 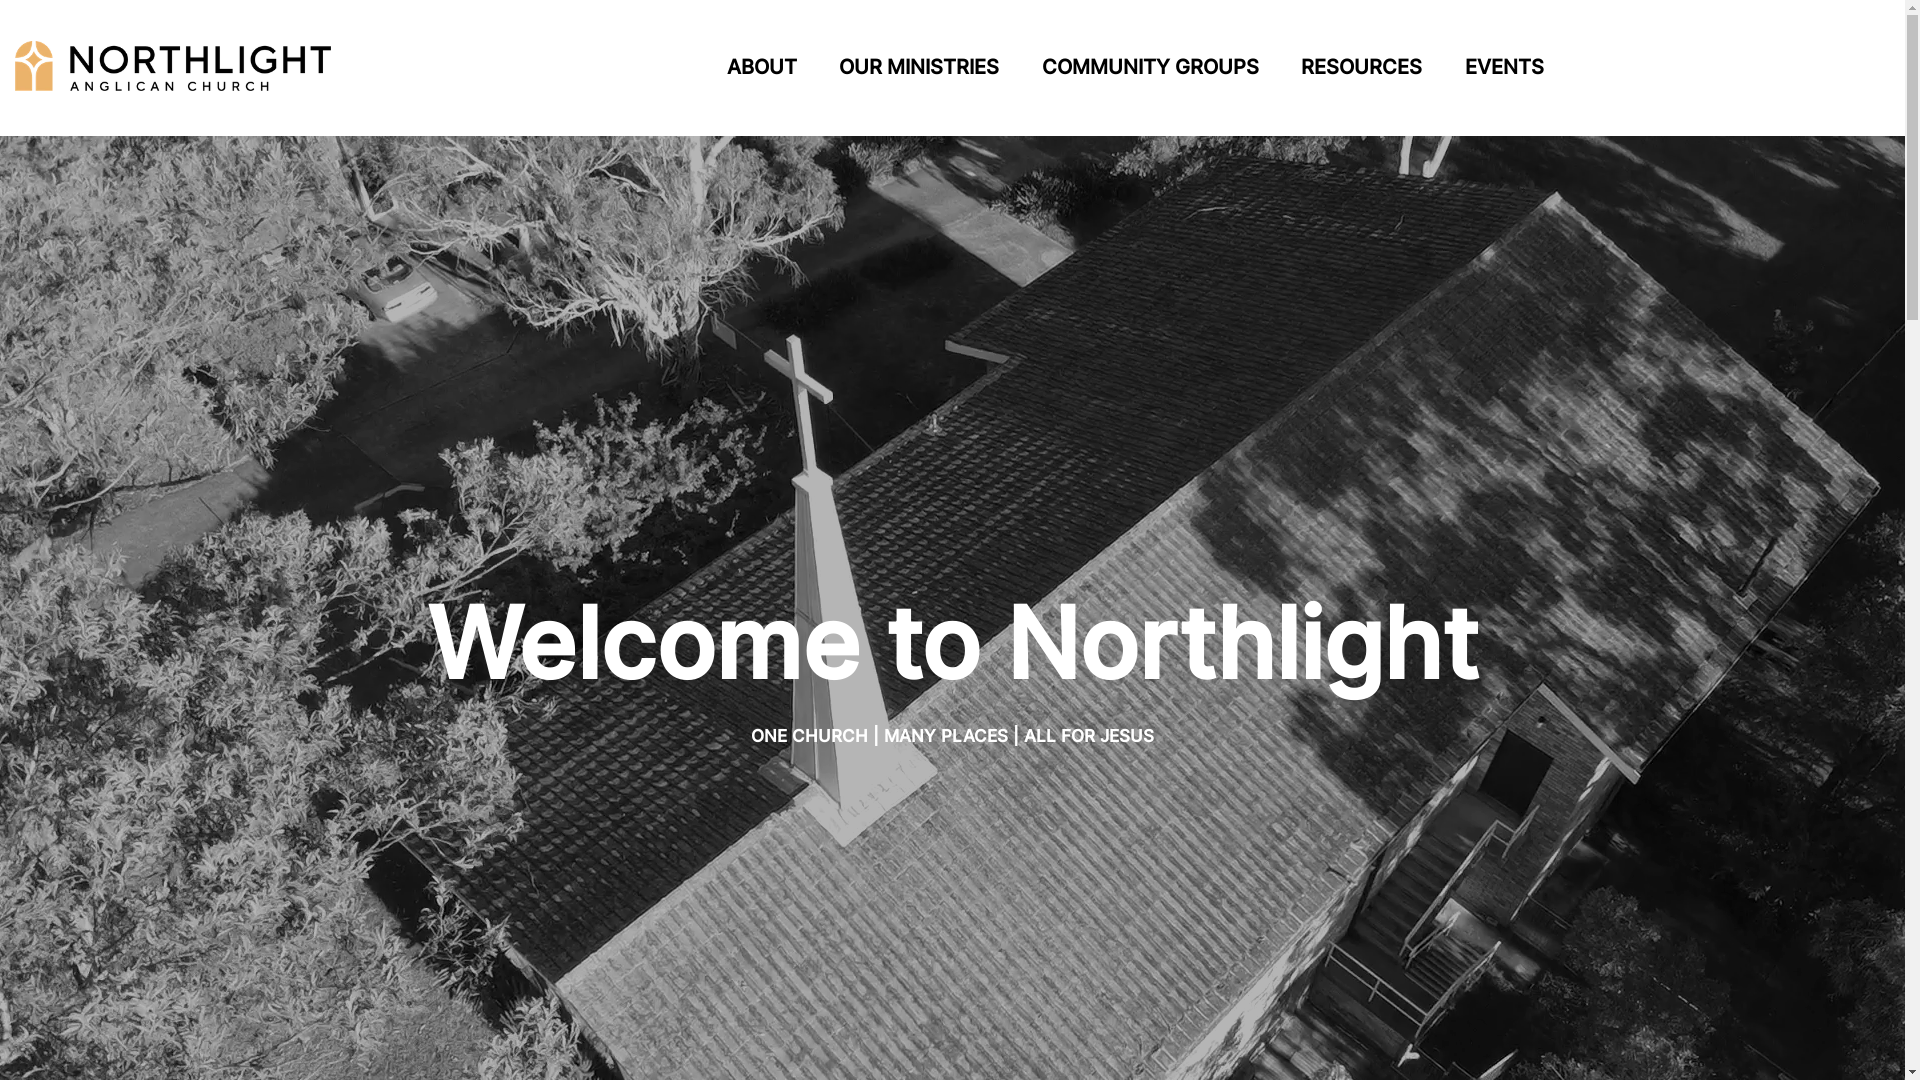 I want to click on 'RESOURCES', so click(x=1360, y=67).